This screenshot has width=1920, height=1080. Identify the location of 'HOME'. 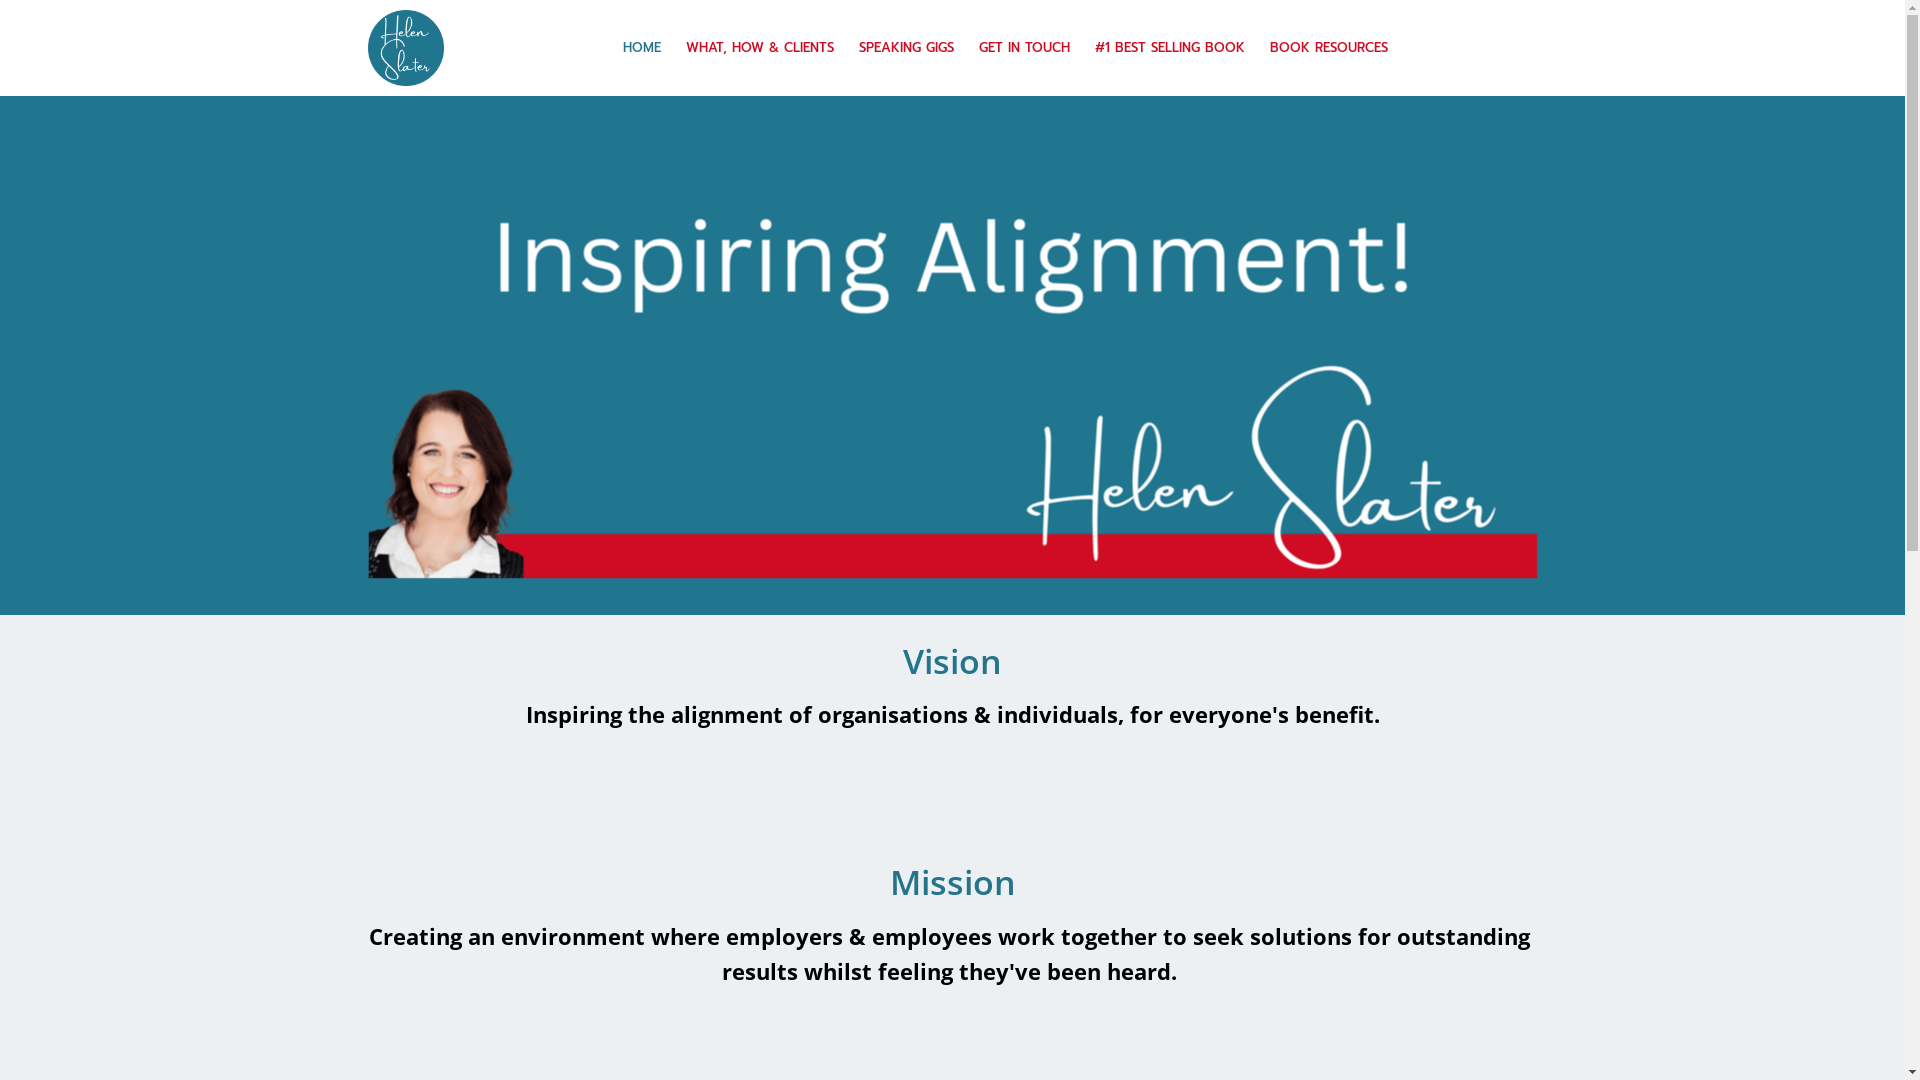
(642, 46).